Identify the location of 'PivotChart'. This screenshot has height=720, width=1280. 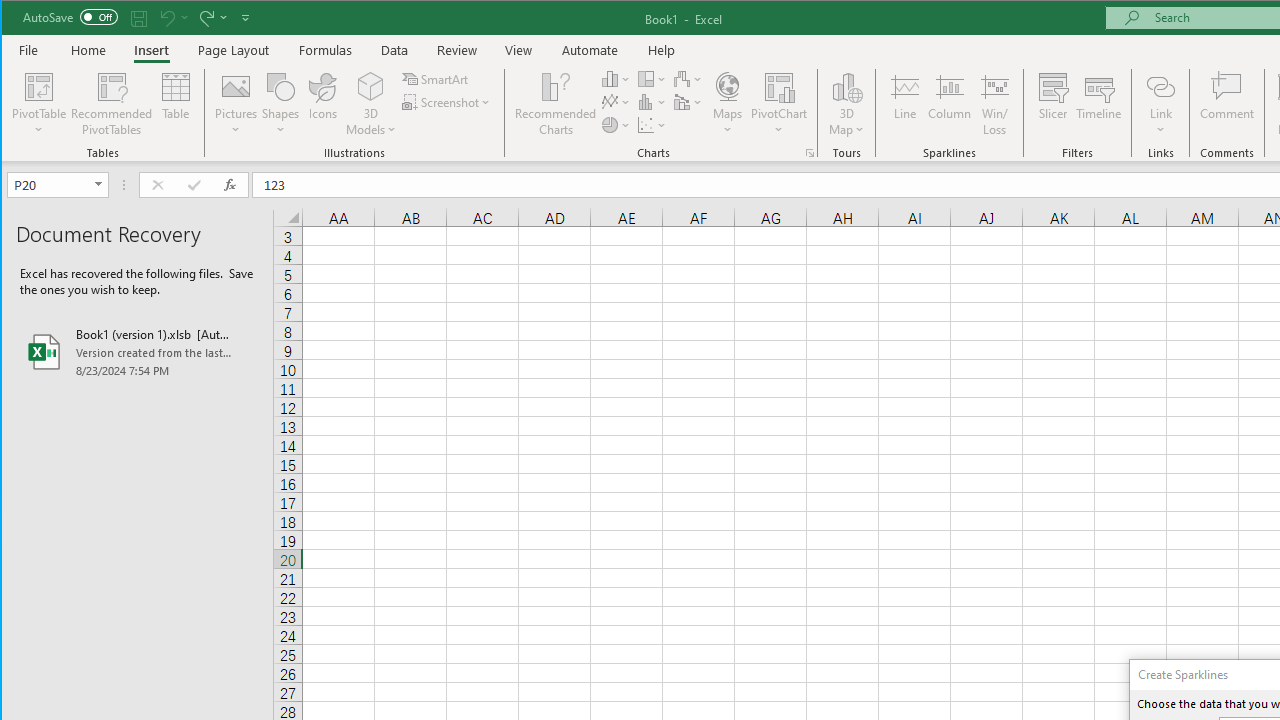
(778, 104).